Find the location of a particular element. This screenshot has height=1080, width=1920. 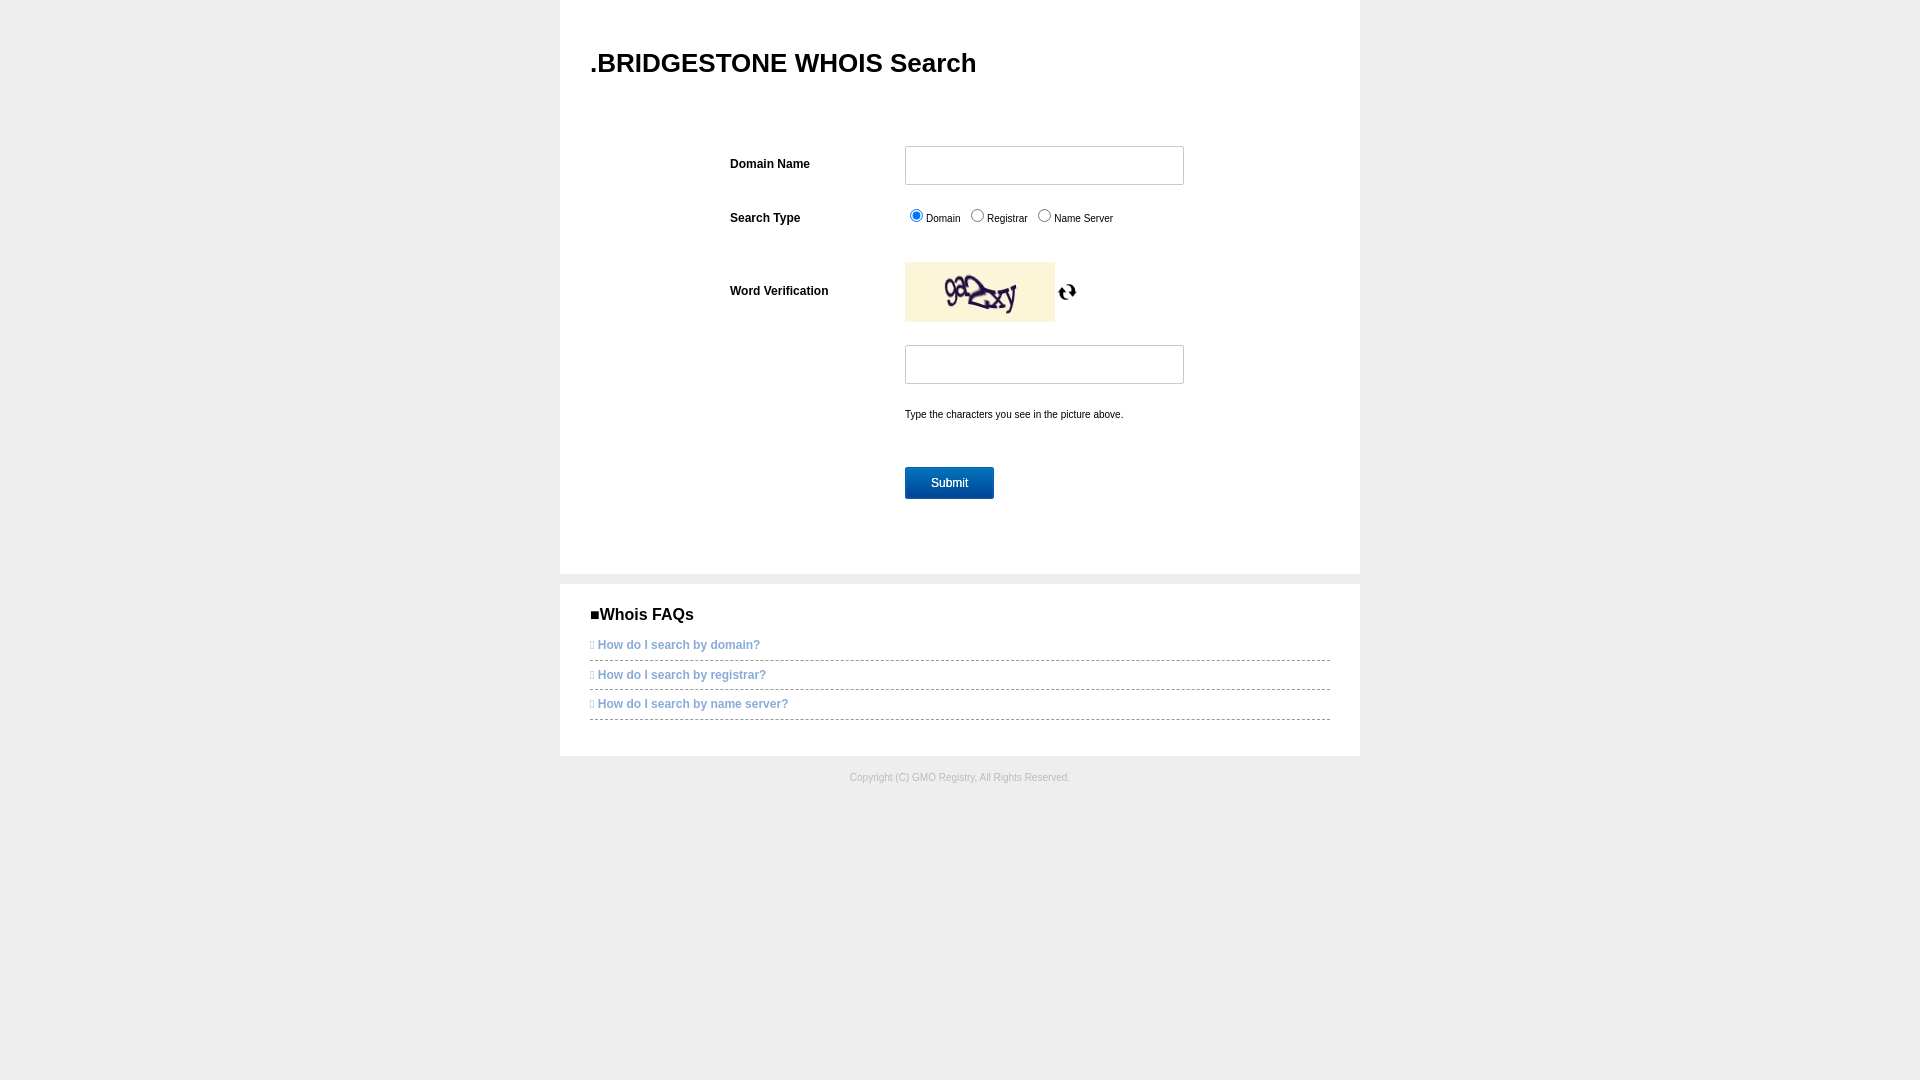

'Submit' is located at coordinates (948, 482).